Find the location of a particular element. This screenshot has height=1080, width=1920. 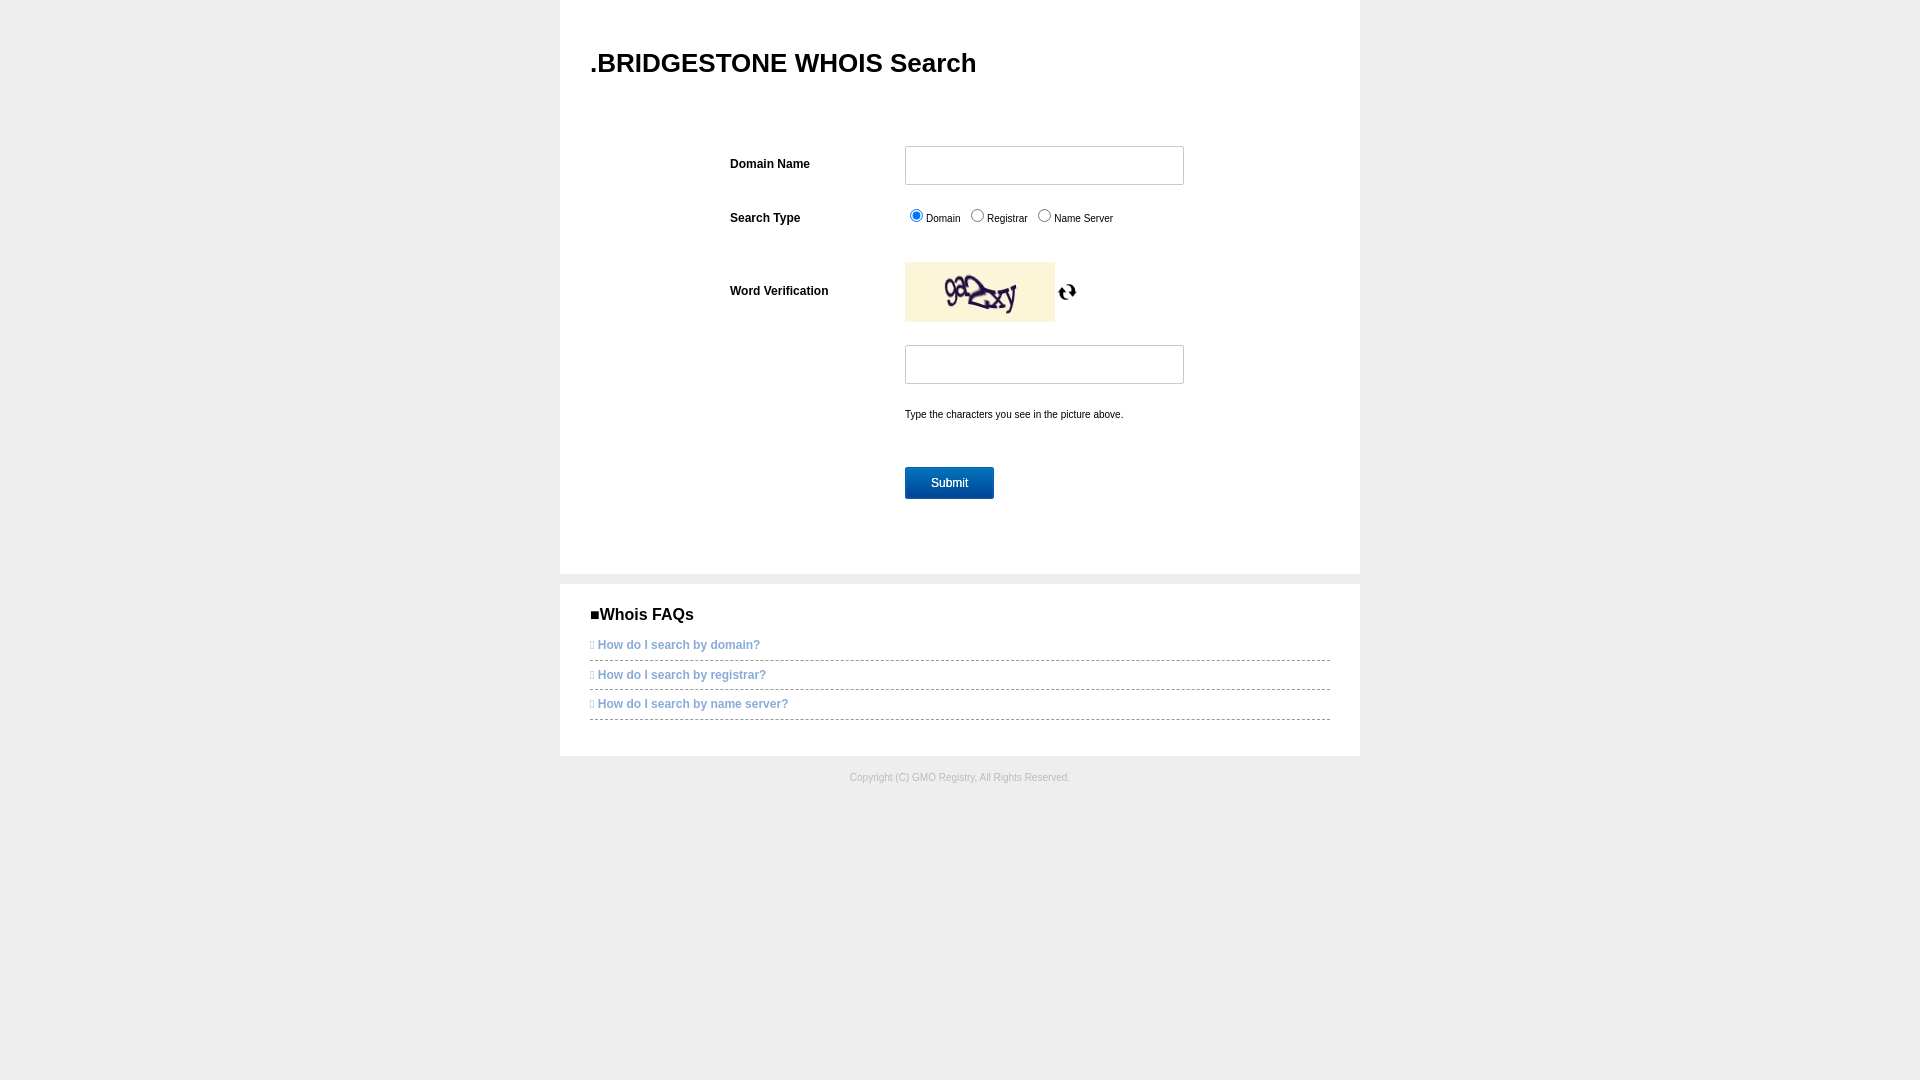

'Submit' is located at coordinates (948, 482).